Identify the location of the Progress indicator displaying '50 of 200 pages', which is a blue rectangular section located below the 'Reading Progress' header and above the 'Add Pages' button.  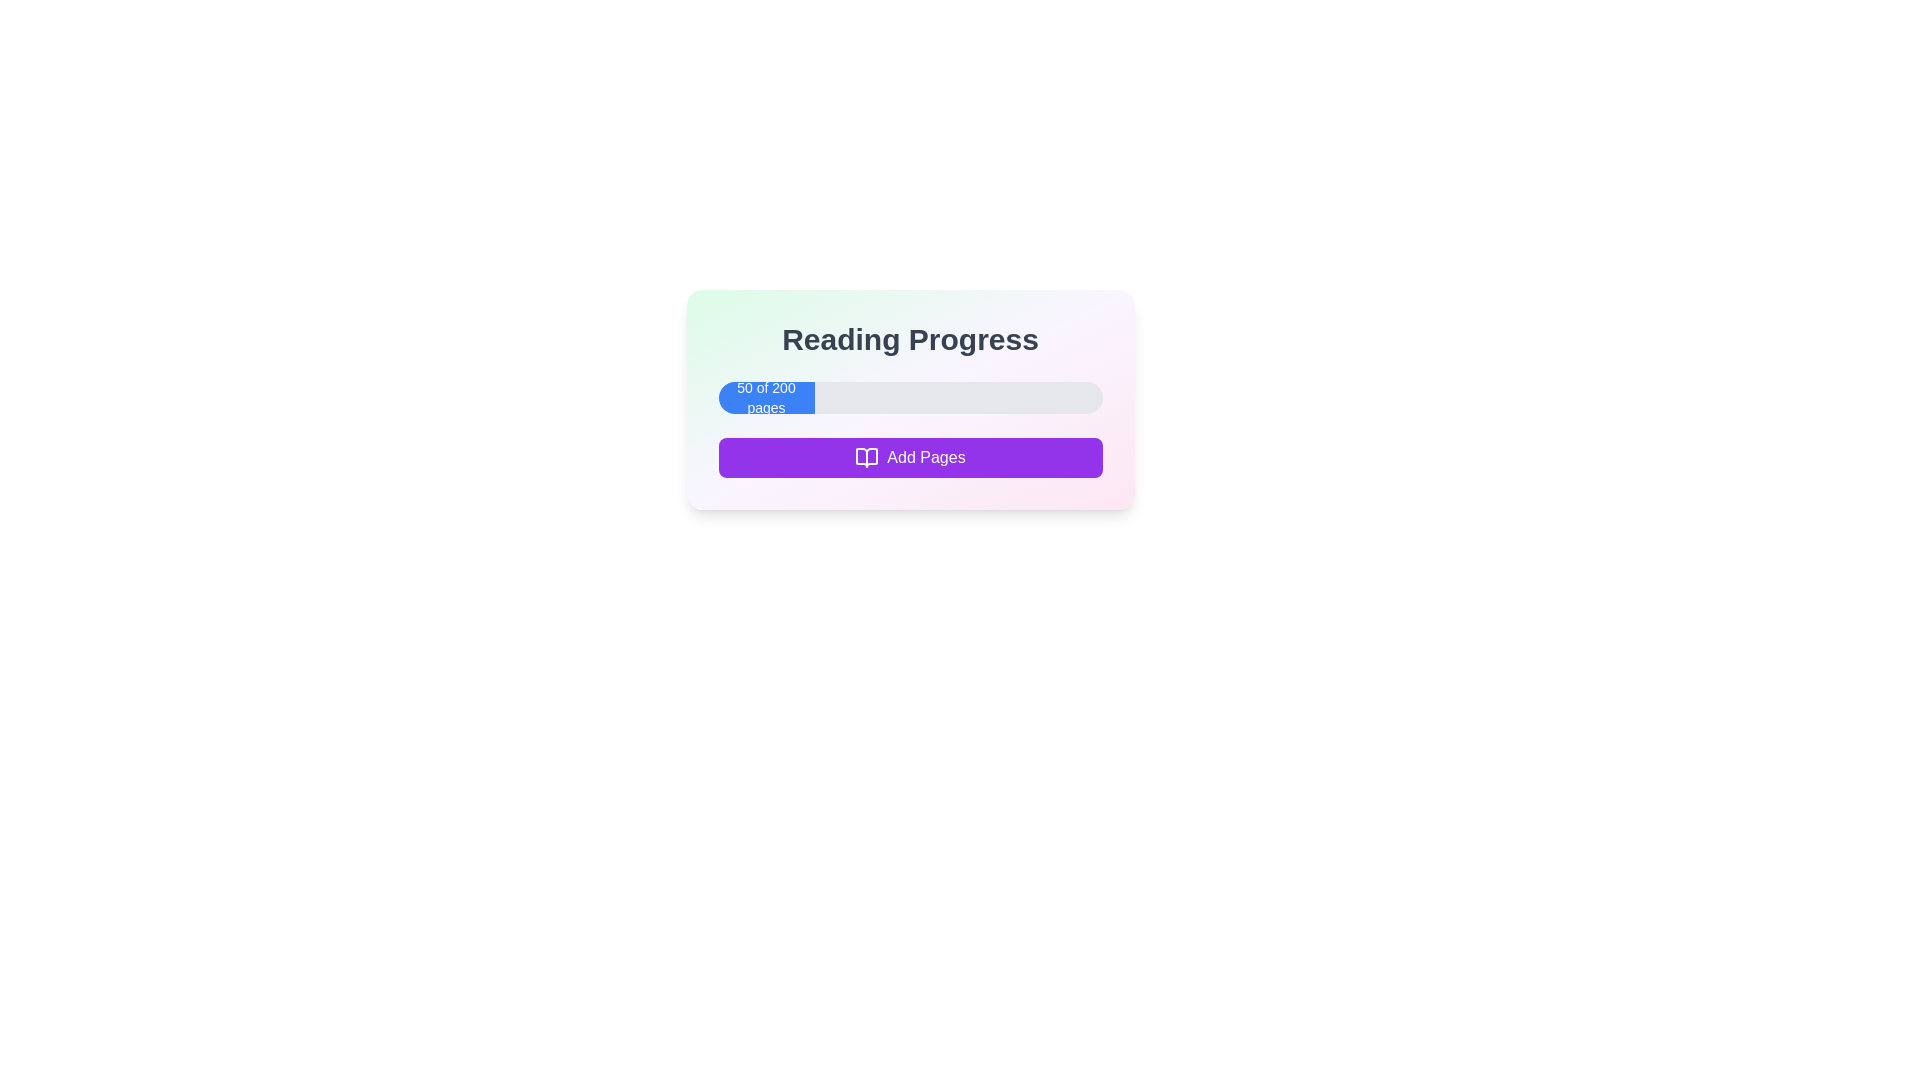
(765, 397).